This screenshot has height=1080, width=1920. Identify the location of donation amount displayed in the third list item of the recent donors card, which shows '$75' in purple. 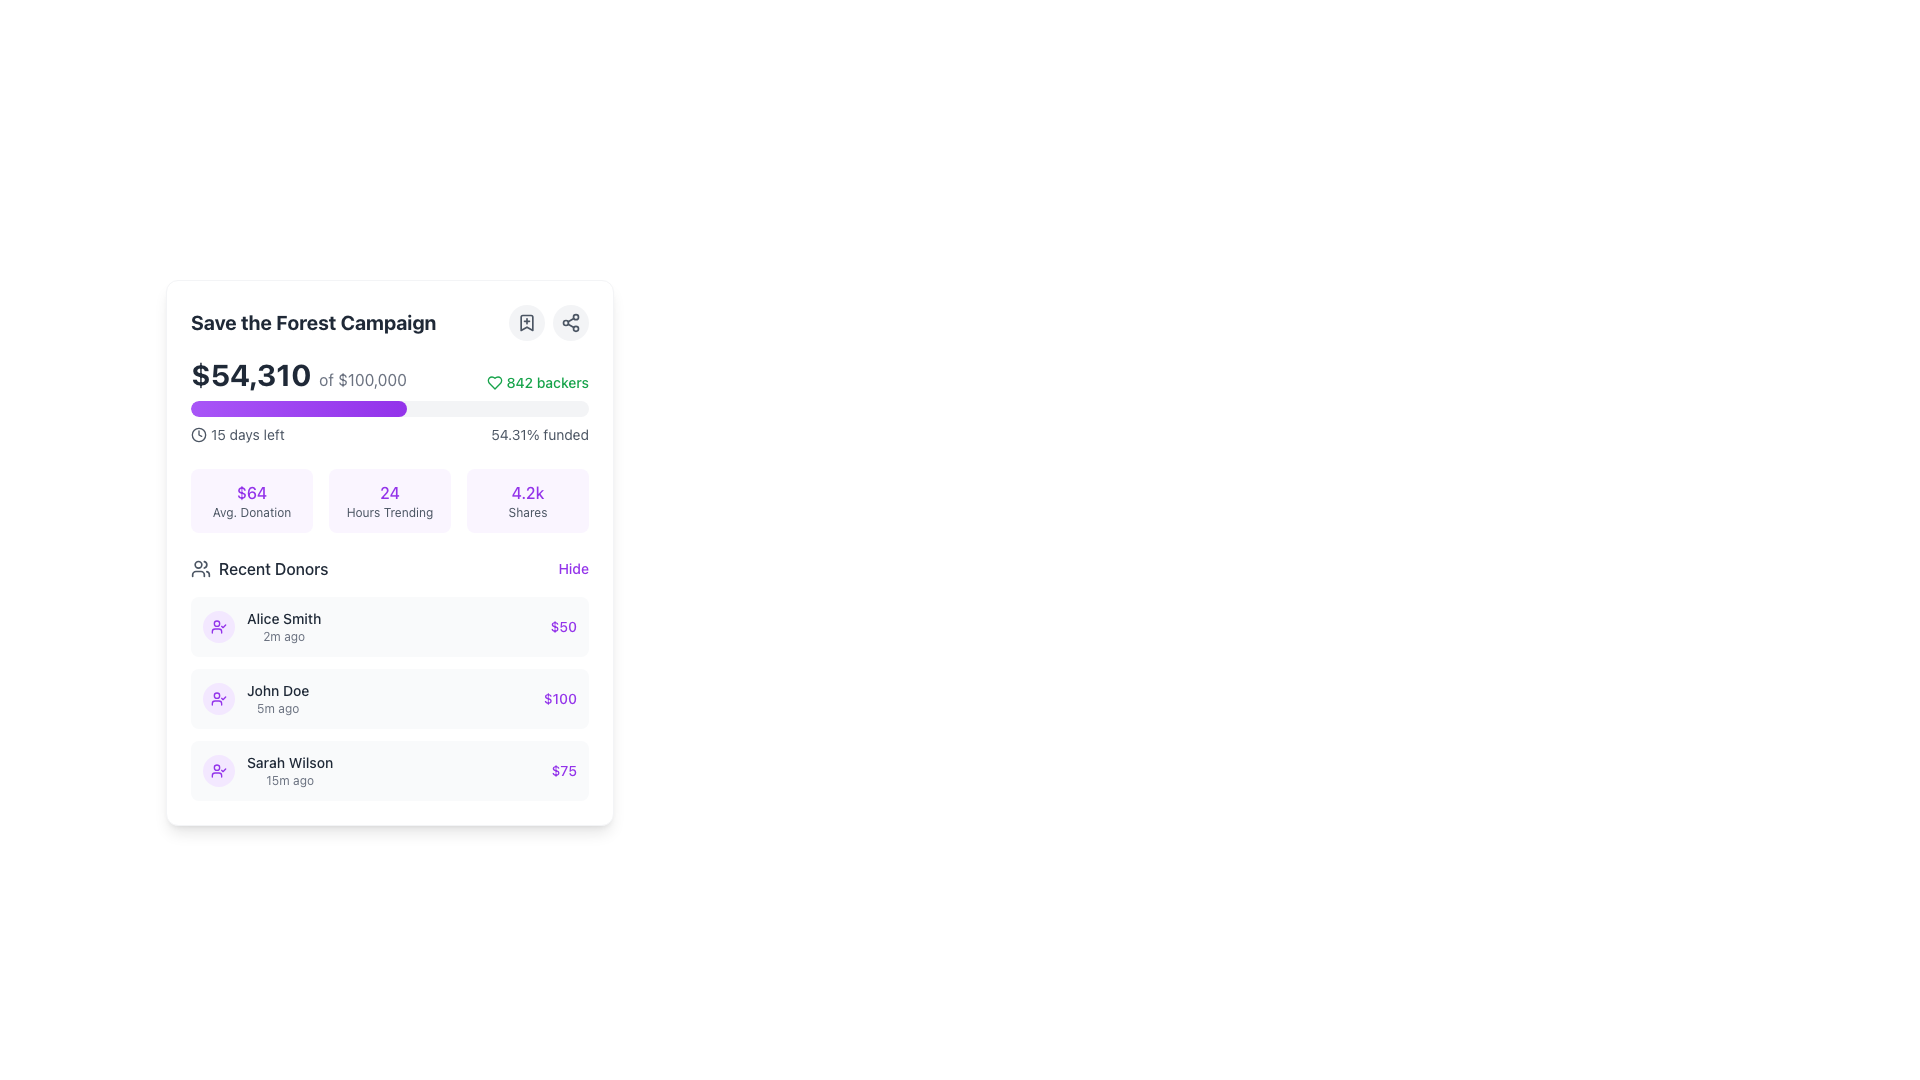
(389, 770).